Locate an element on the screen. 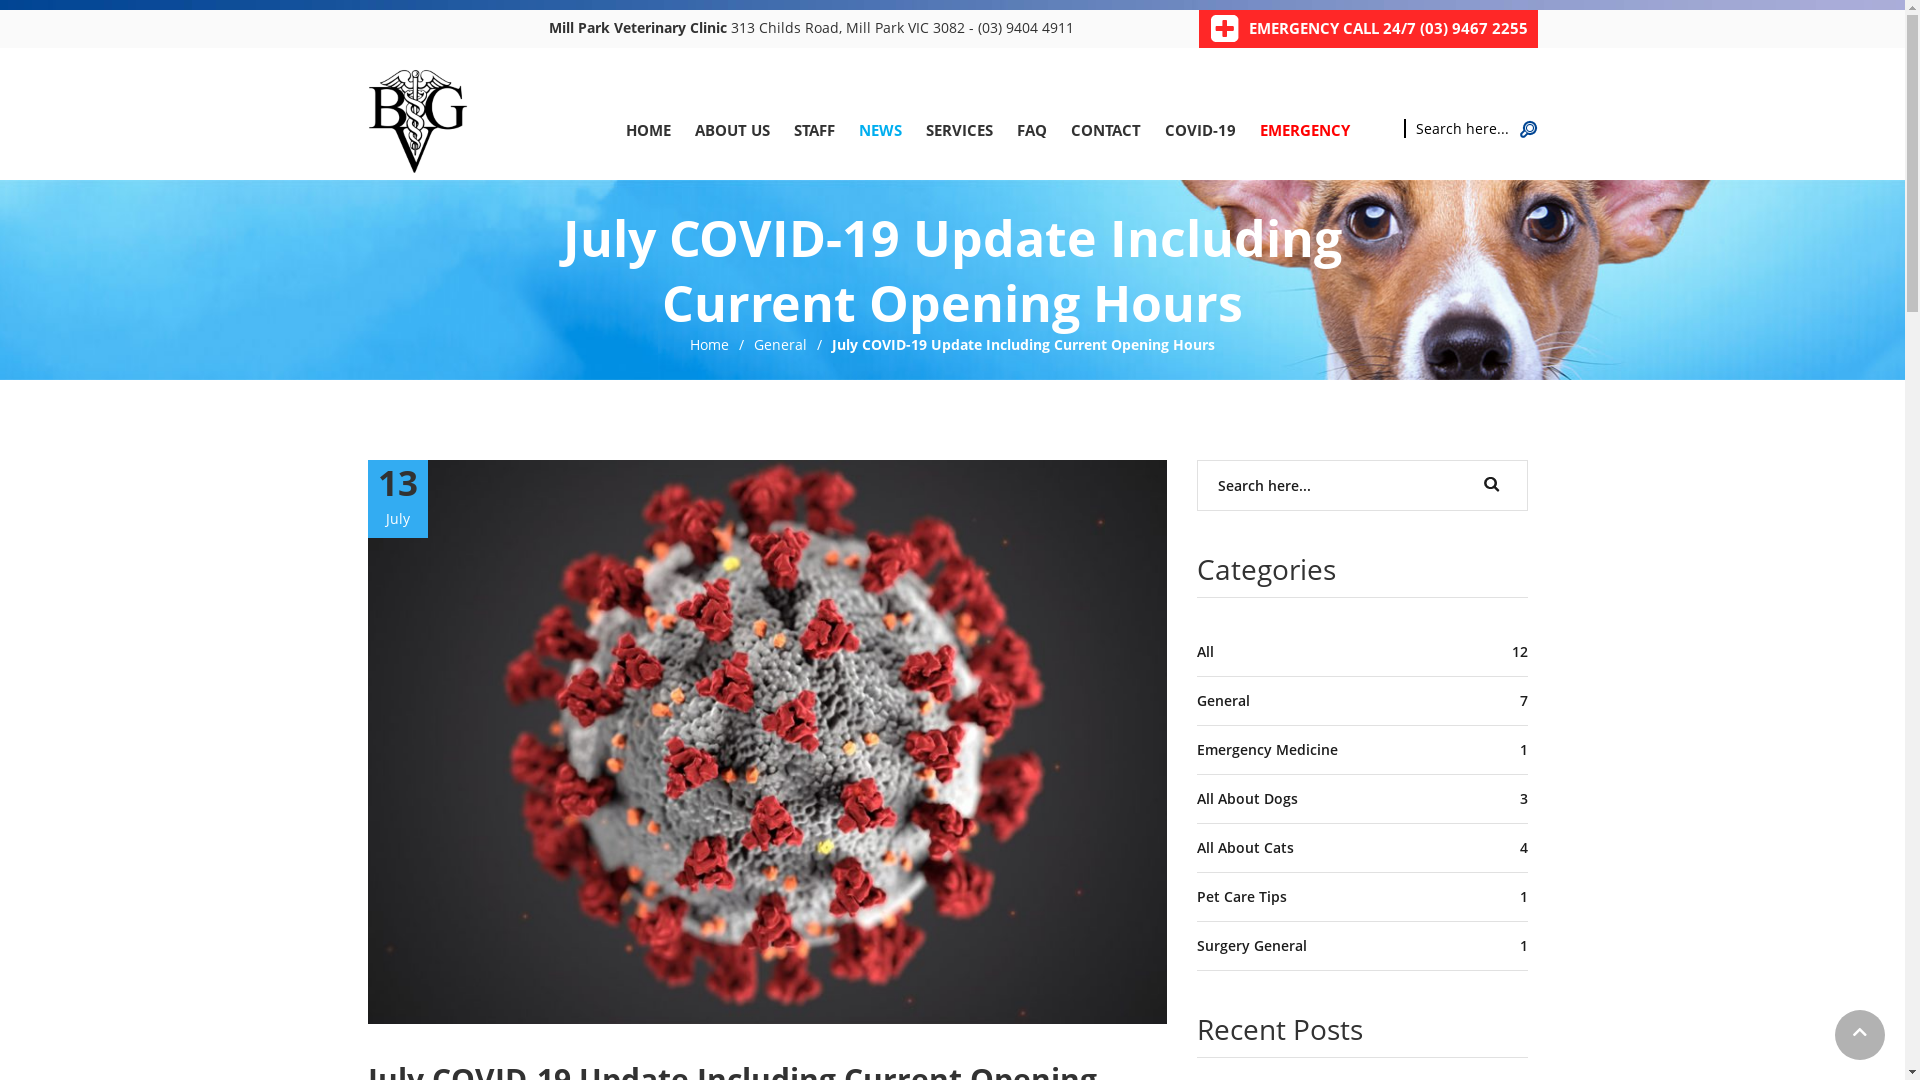  'General' is located at coordinates (779, 342).